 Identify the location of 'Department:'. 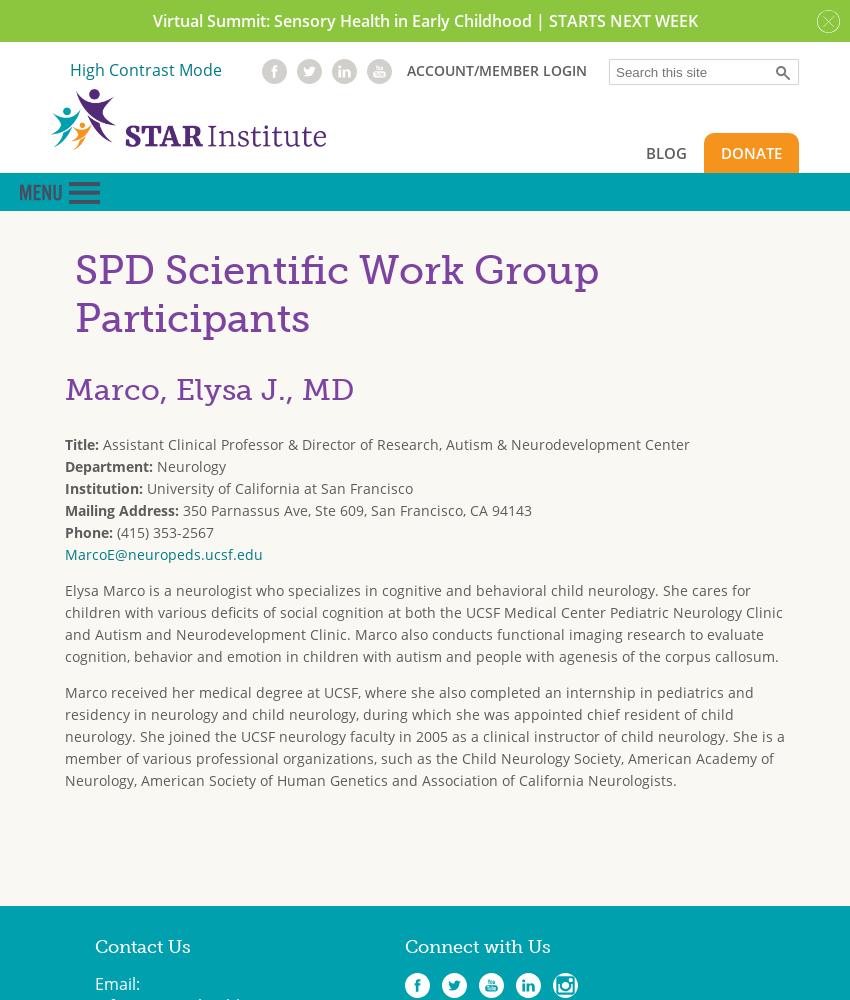
(110, 464).